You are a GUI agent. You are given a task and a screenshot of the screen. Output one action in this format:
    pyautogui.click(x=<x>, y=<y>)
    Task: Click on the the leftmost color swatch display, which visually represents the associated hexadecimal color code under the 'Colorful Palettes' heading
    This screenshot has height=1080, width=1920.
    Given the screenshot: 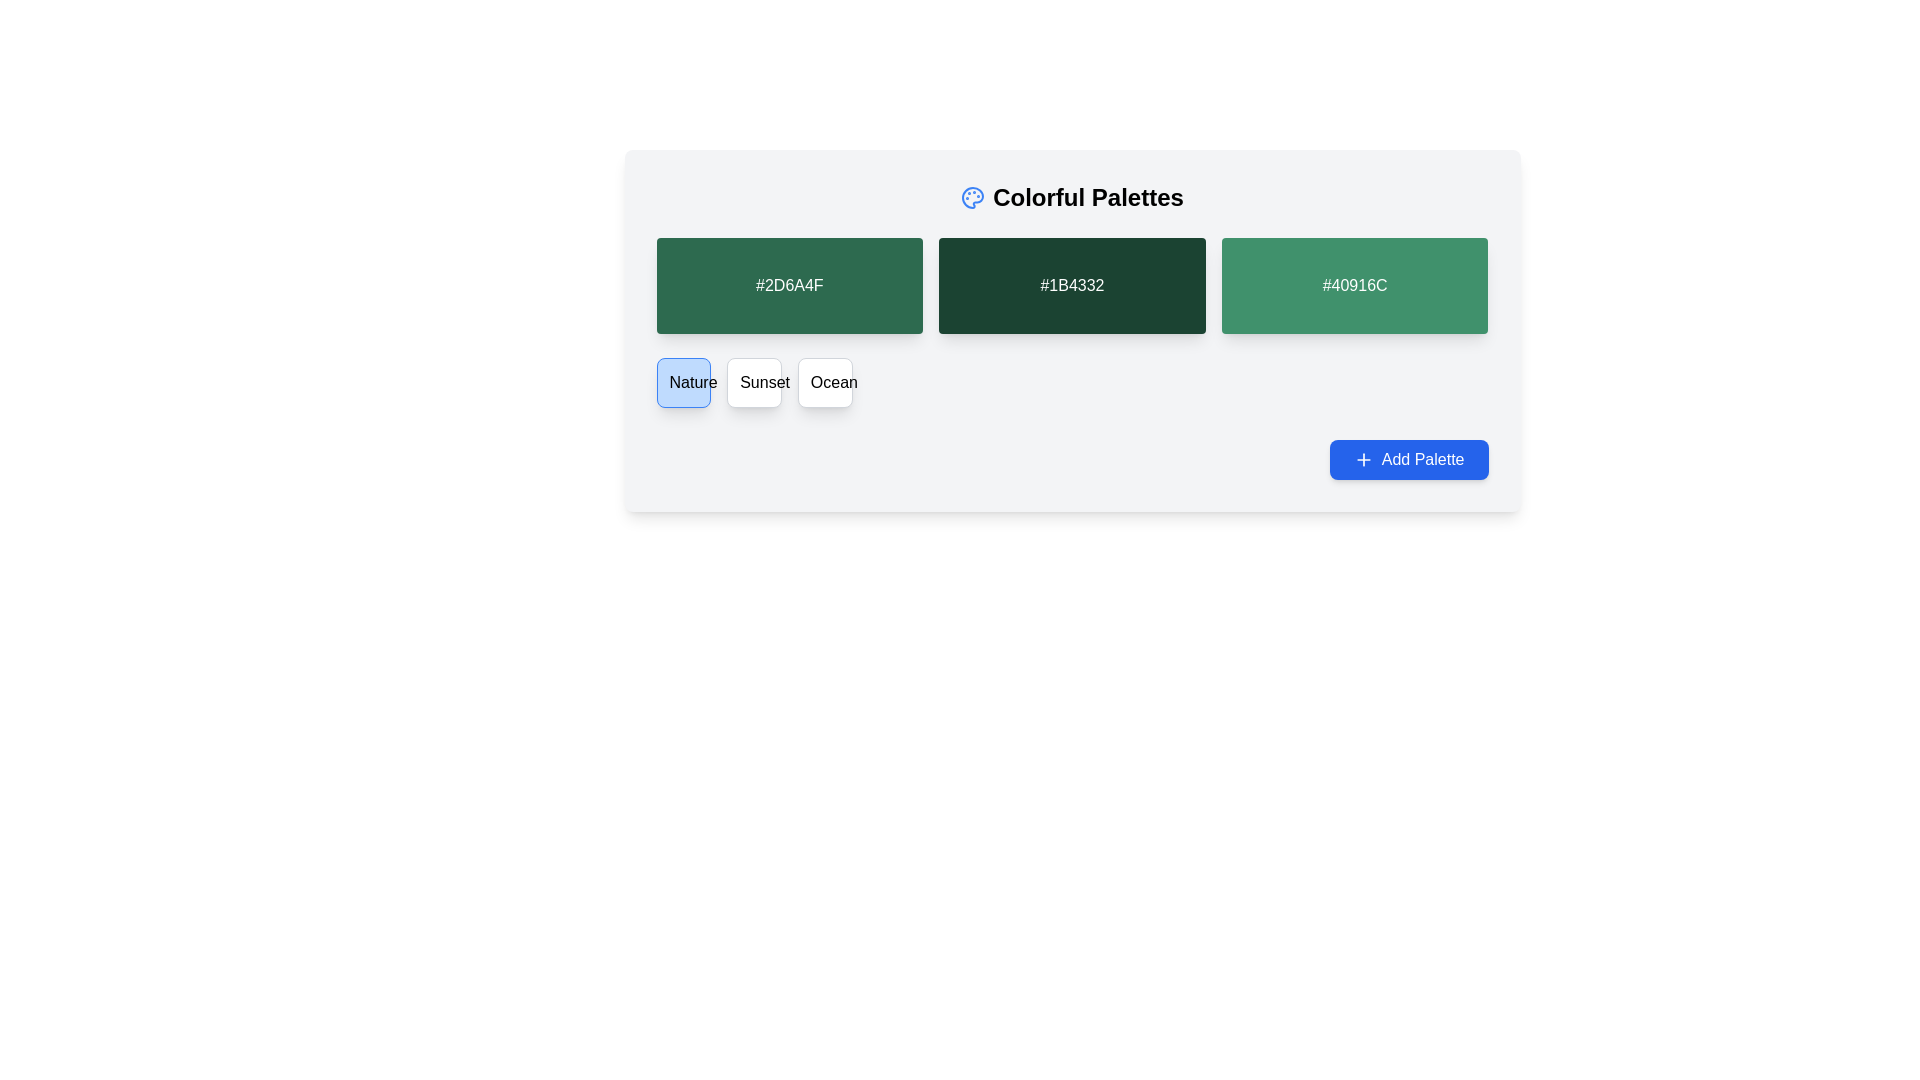 What is the action you would take?
    pyautogui.click(x=788, y=285)
    